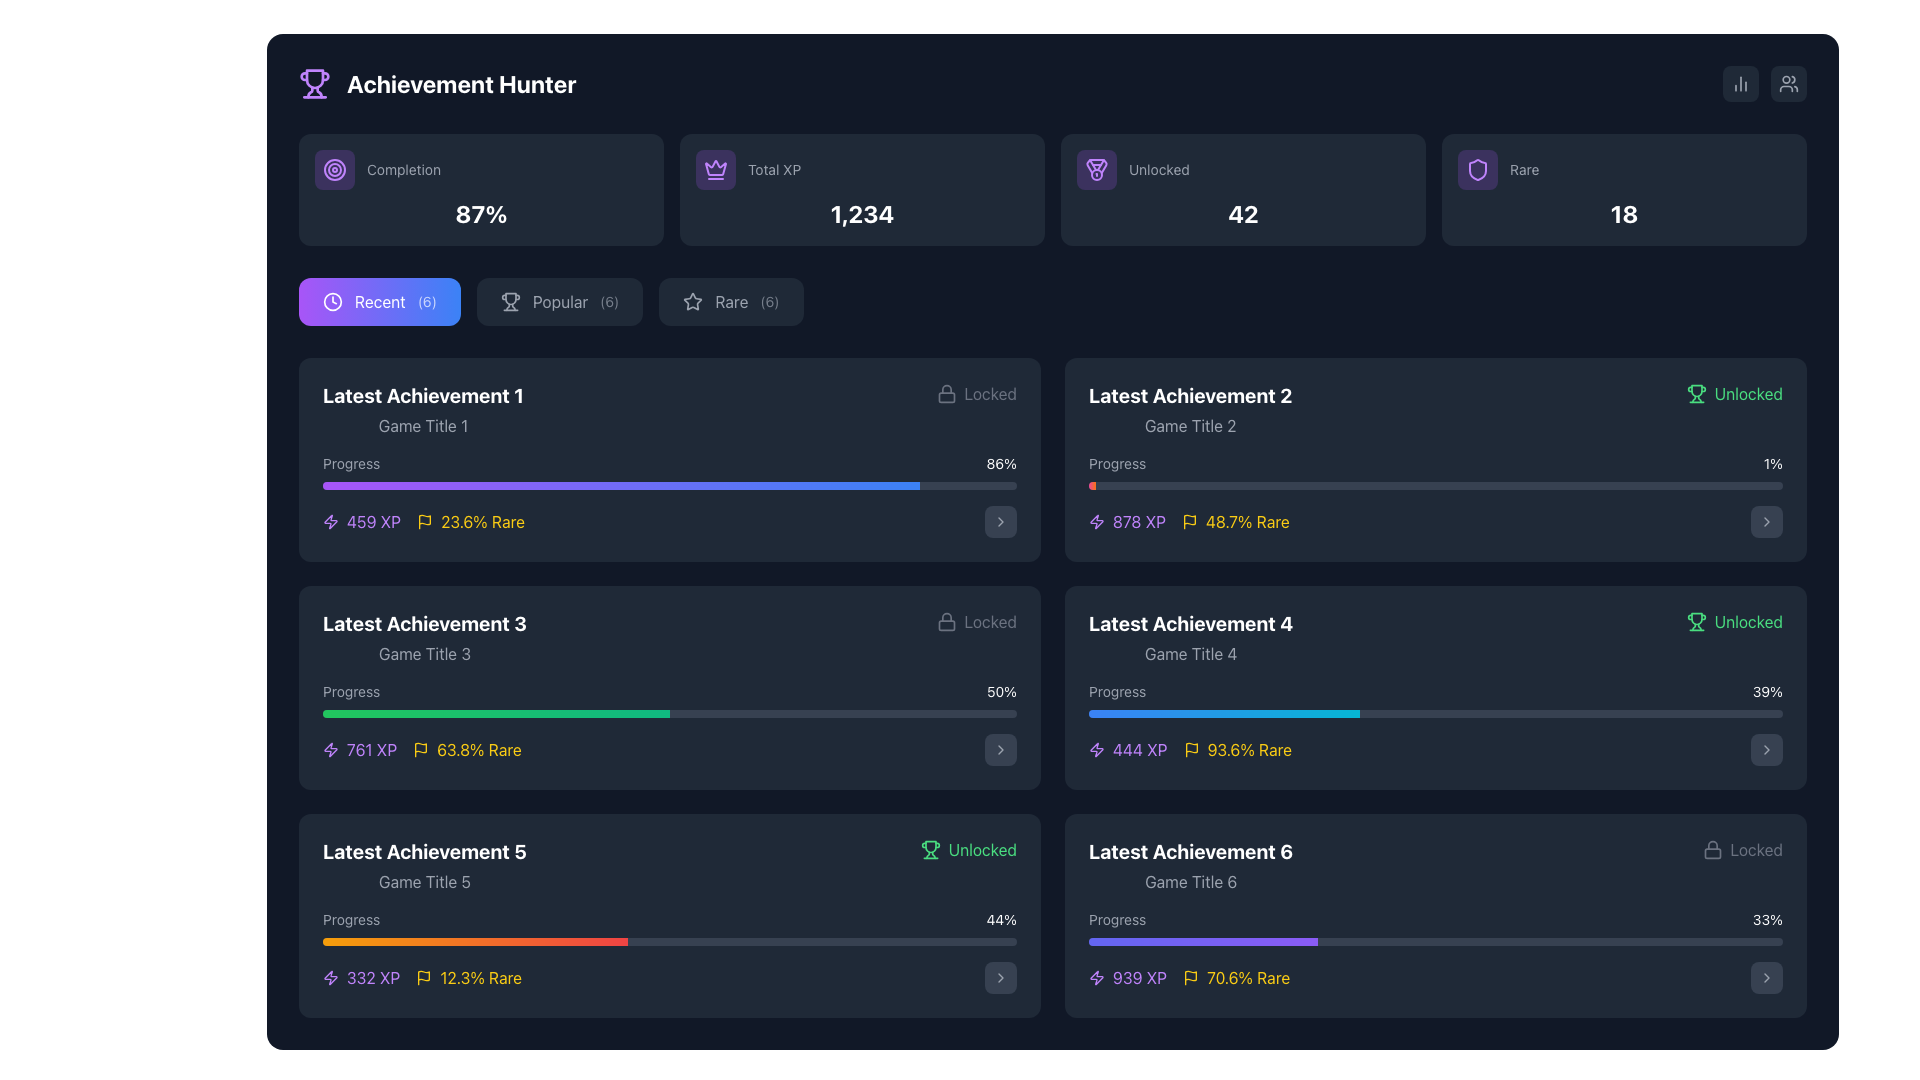  What do you see at coordinates (402, 168) in the screenshot?
I see `the 'Completion' text label displayed in light gray color, located inside a summary card at the top-left portion of the interface, positioned to the right of a purple circular icon` at bounding box center [402, 168].